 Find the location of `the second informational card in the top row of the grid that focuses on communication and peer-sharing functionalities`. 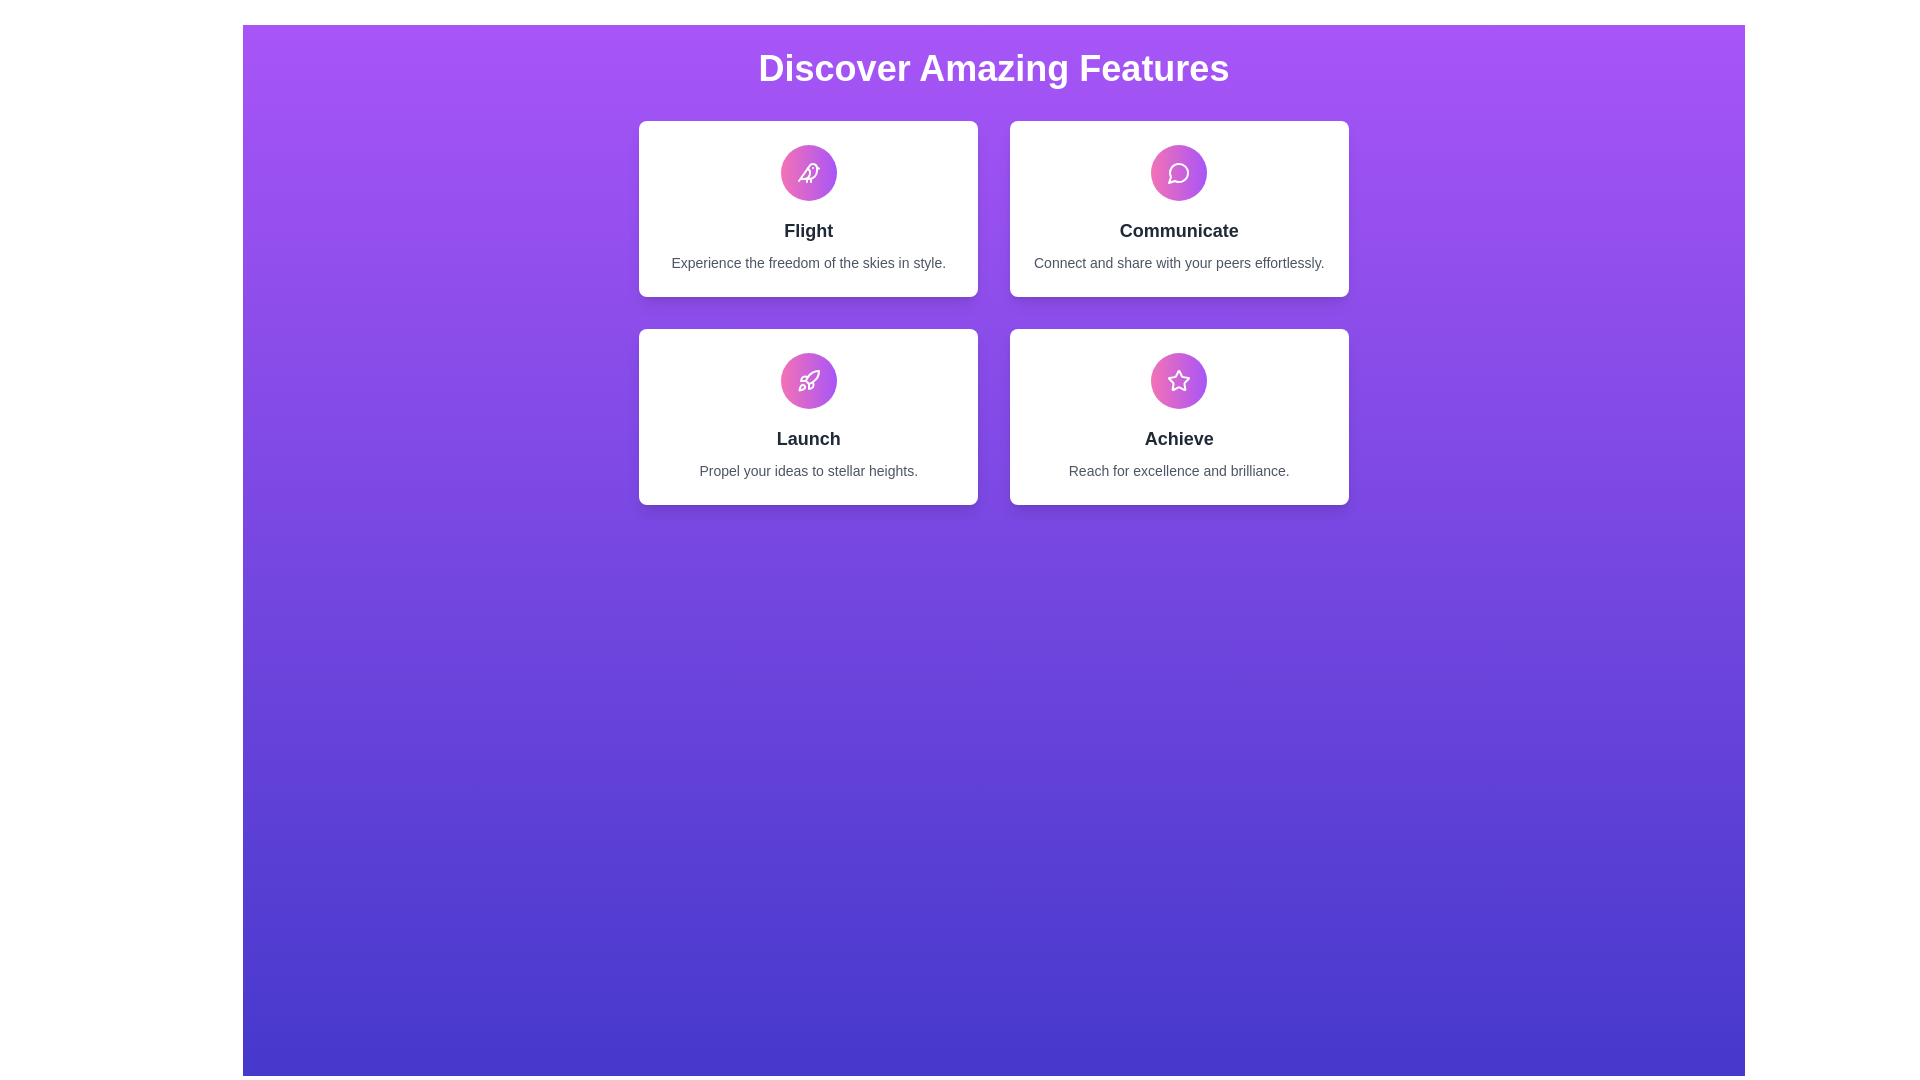

the second informational card in the top row of the grid that focuses on communication and peer-sharing functionalities is located at coordinates (1179, 208).